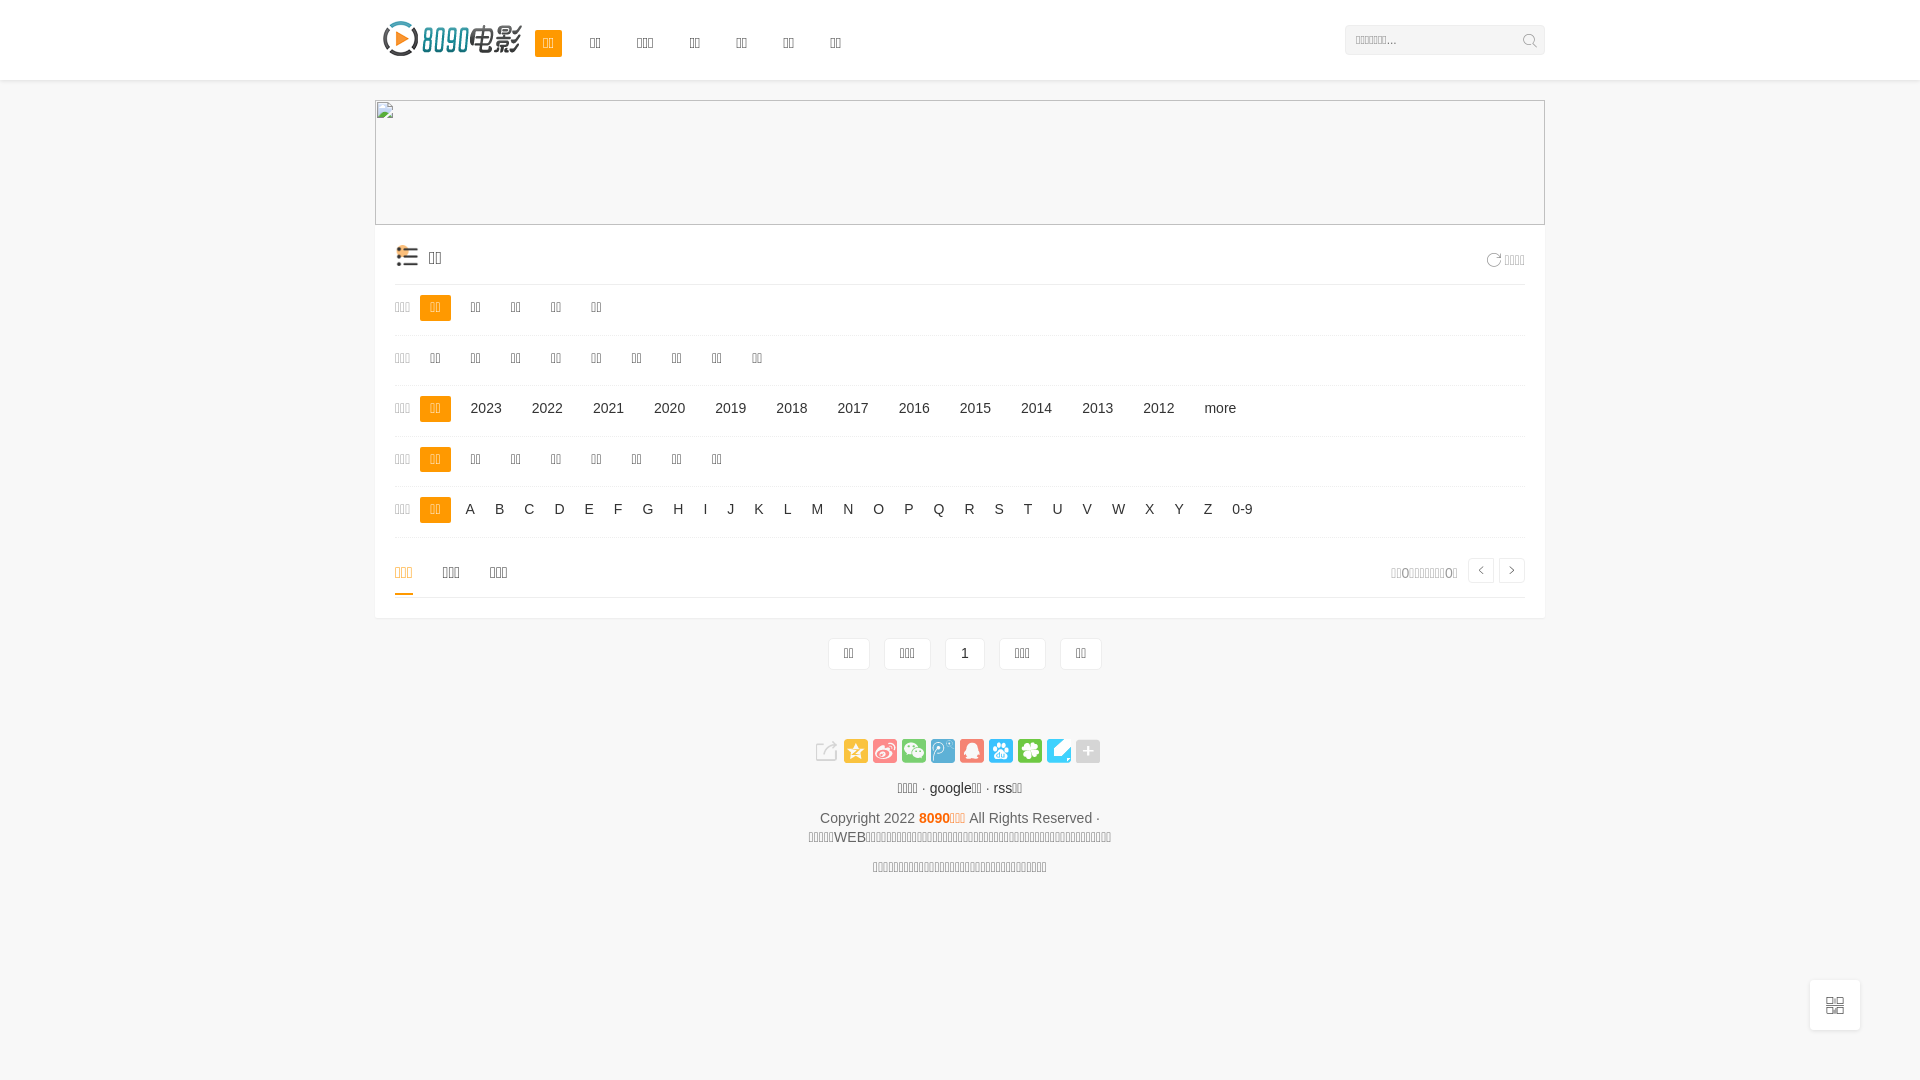 The height and width of the screenshot is (1080, 1920). I want to click on 'V', so click(1077, 508).